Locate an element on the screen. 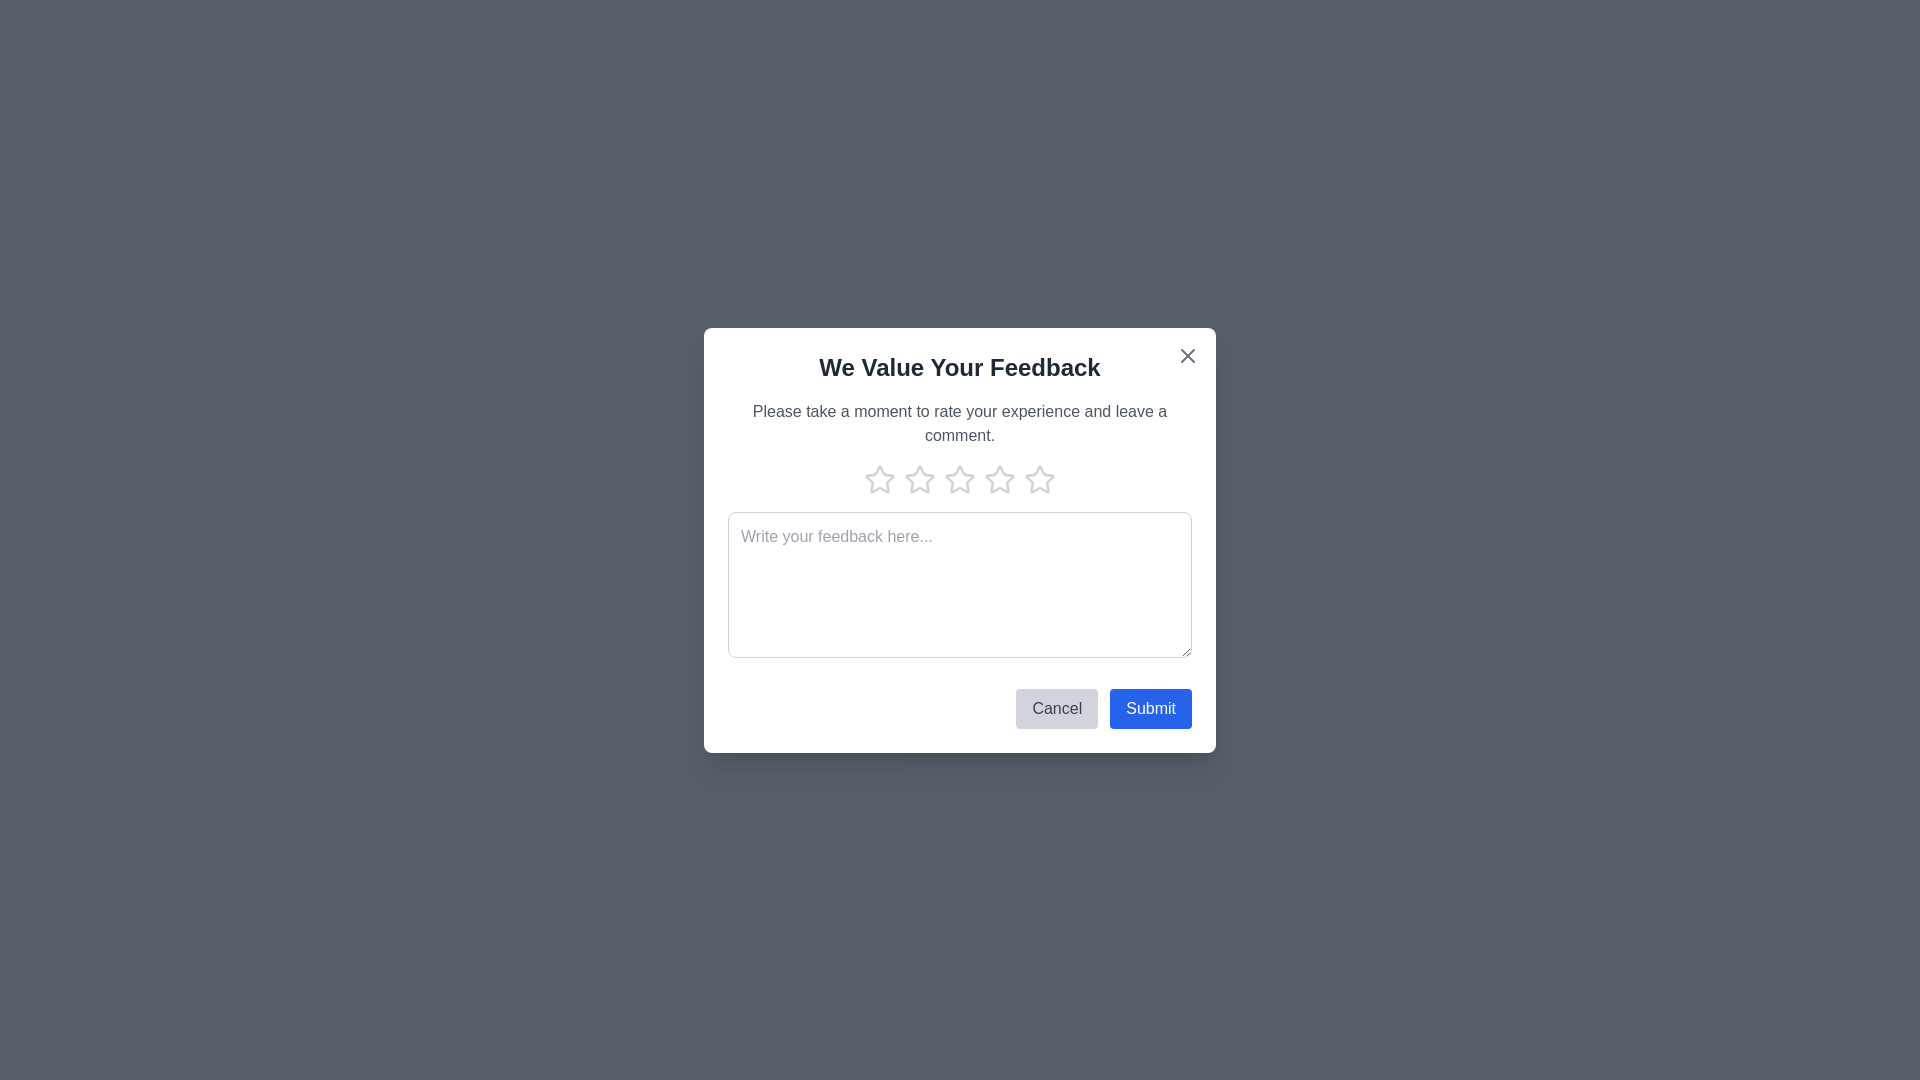  the cancel button located at the bottom-right corner of the modal dialog box, which is the first button from the left in a group of two buttons is located at coordinates (1056, 707).